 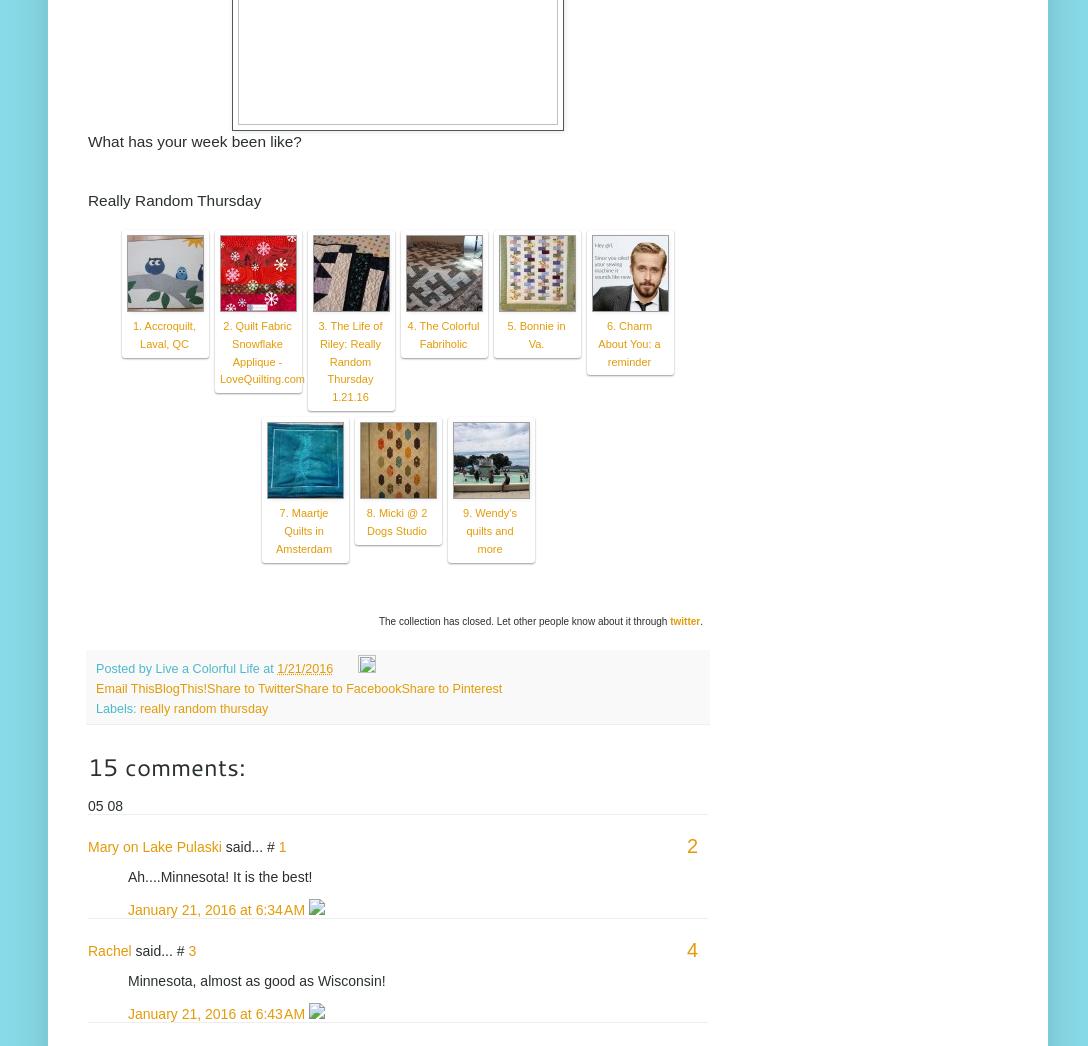 What do you see at coordinates (95, 687) in the screenshot?
I see `'Email This'` at bounding box center [95, 687].